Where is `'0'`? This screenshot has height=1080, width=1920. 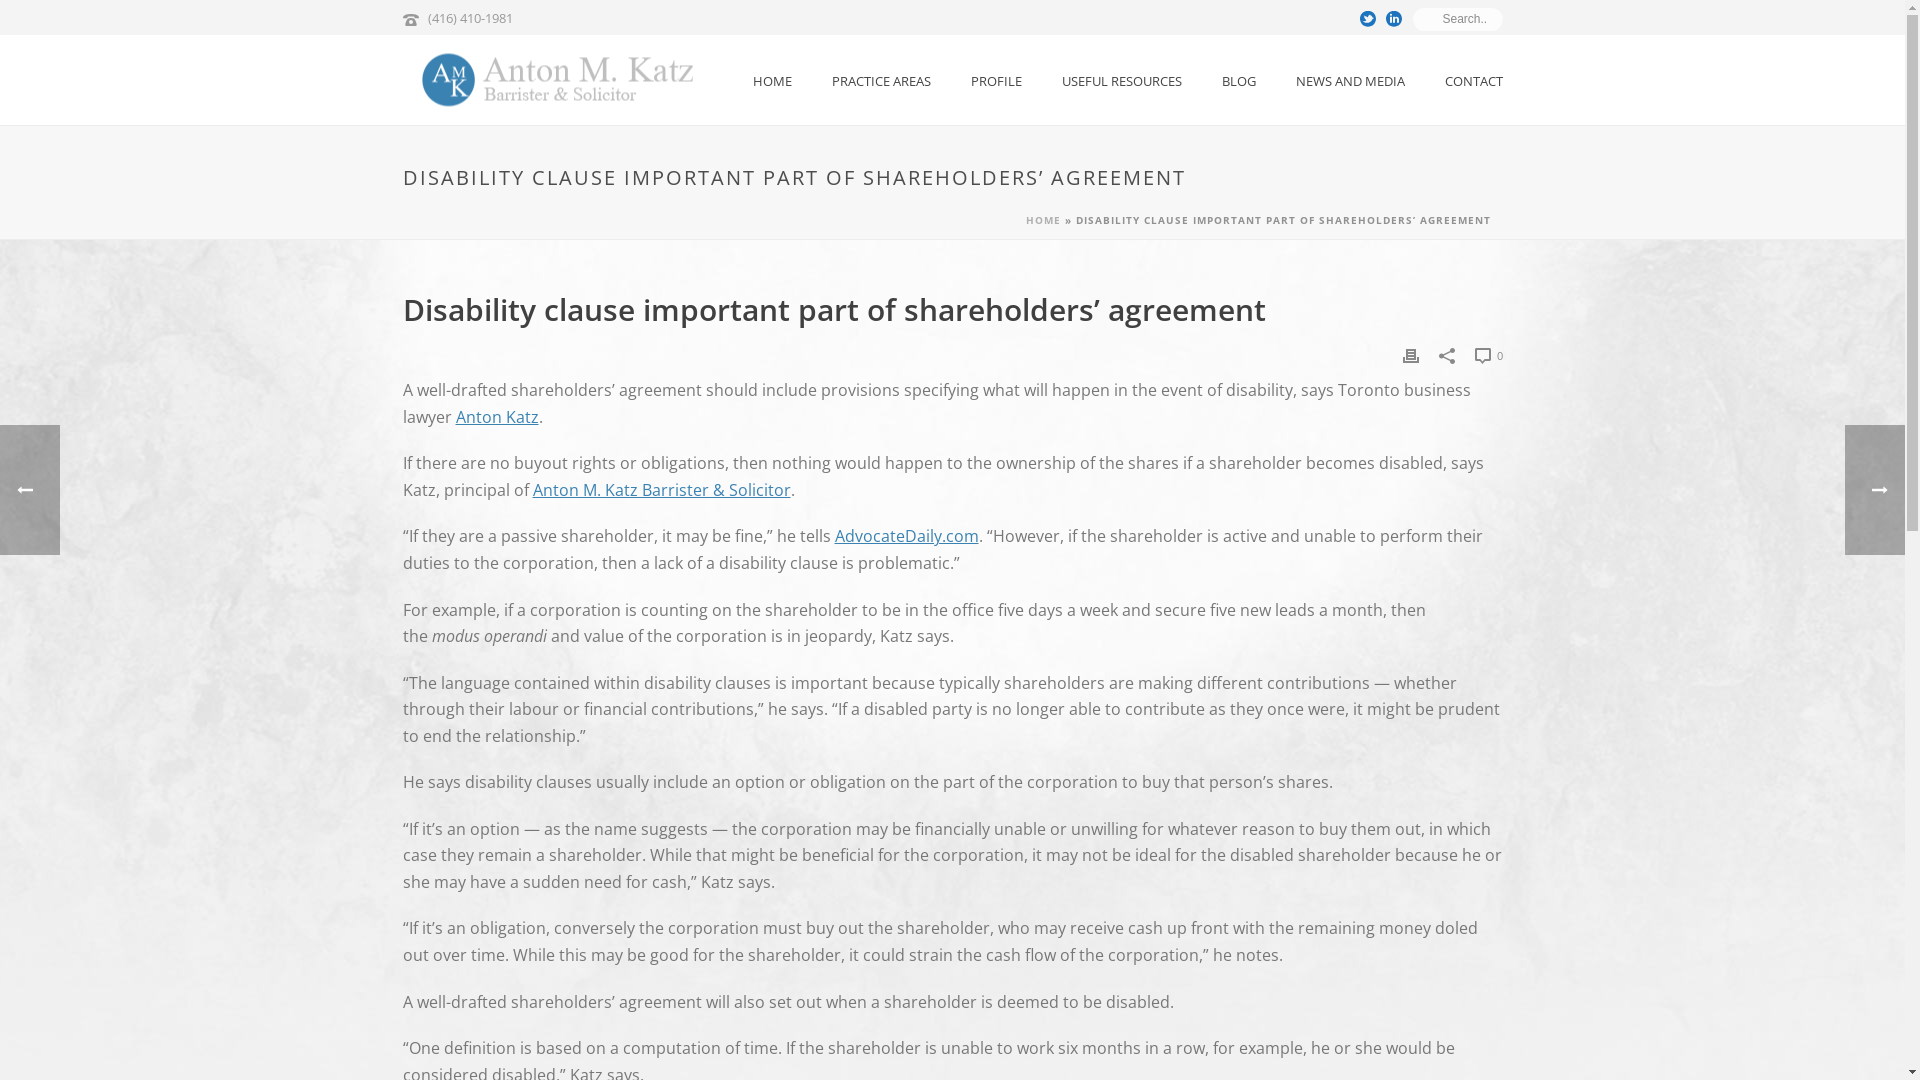 '0' is located at coordinates (1488, 353).